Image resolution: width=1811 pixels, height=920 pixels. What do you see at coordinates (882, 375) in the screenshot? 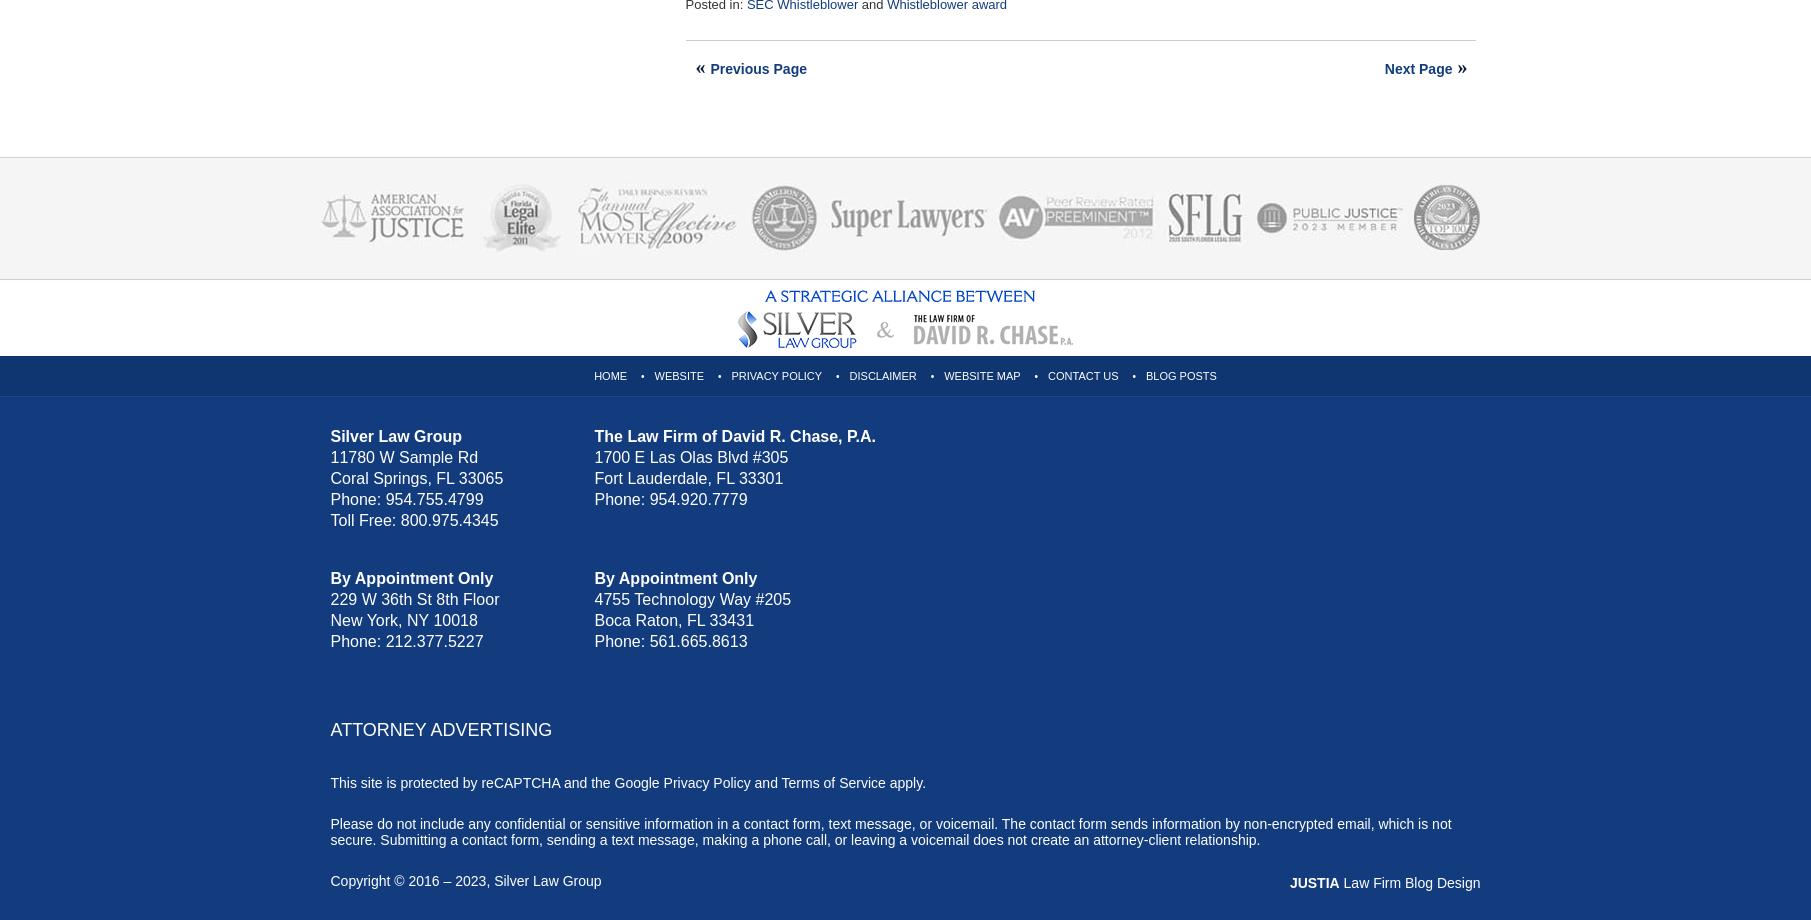
I see `'Disclaimer'` at bounding box center [882, 375].